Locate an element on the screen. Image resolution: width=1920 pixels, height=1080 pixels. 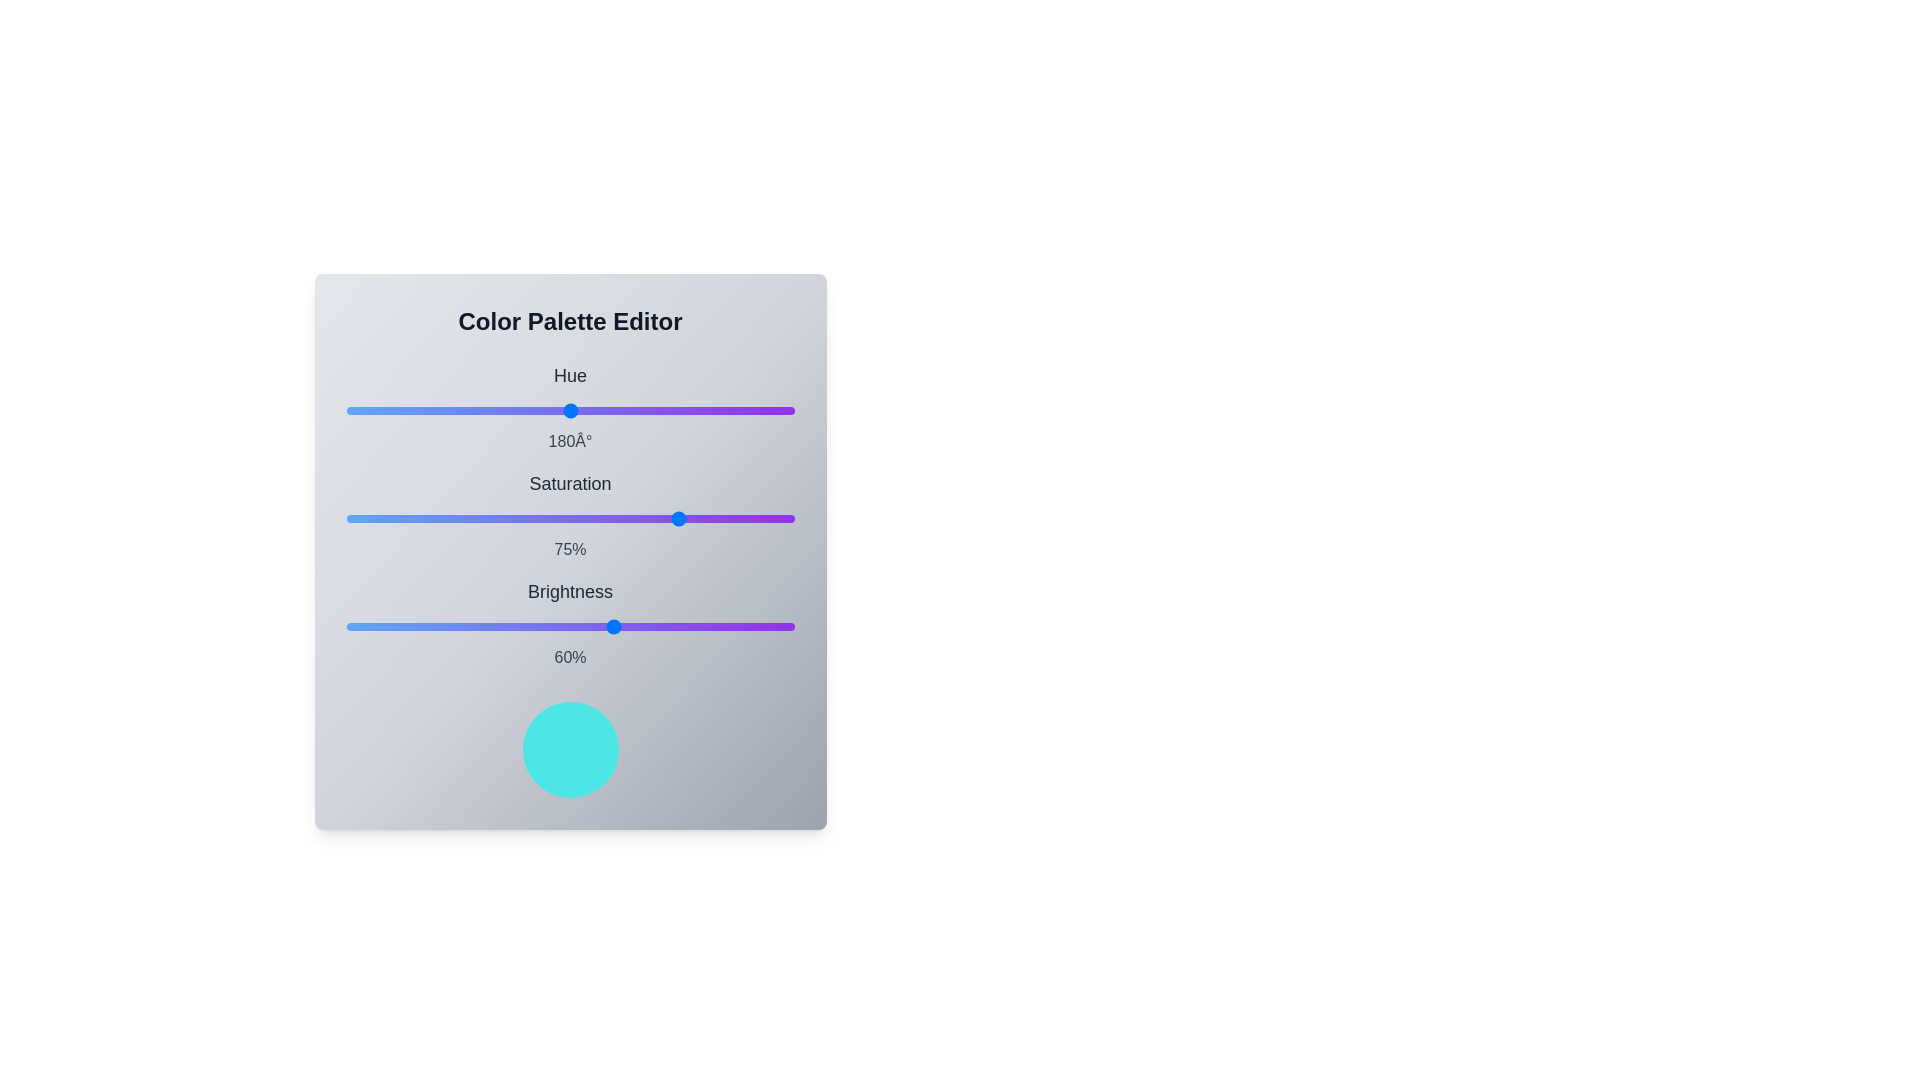
the saturation slider to 84% is located at coordinates (721, 518).